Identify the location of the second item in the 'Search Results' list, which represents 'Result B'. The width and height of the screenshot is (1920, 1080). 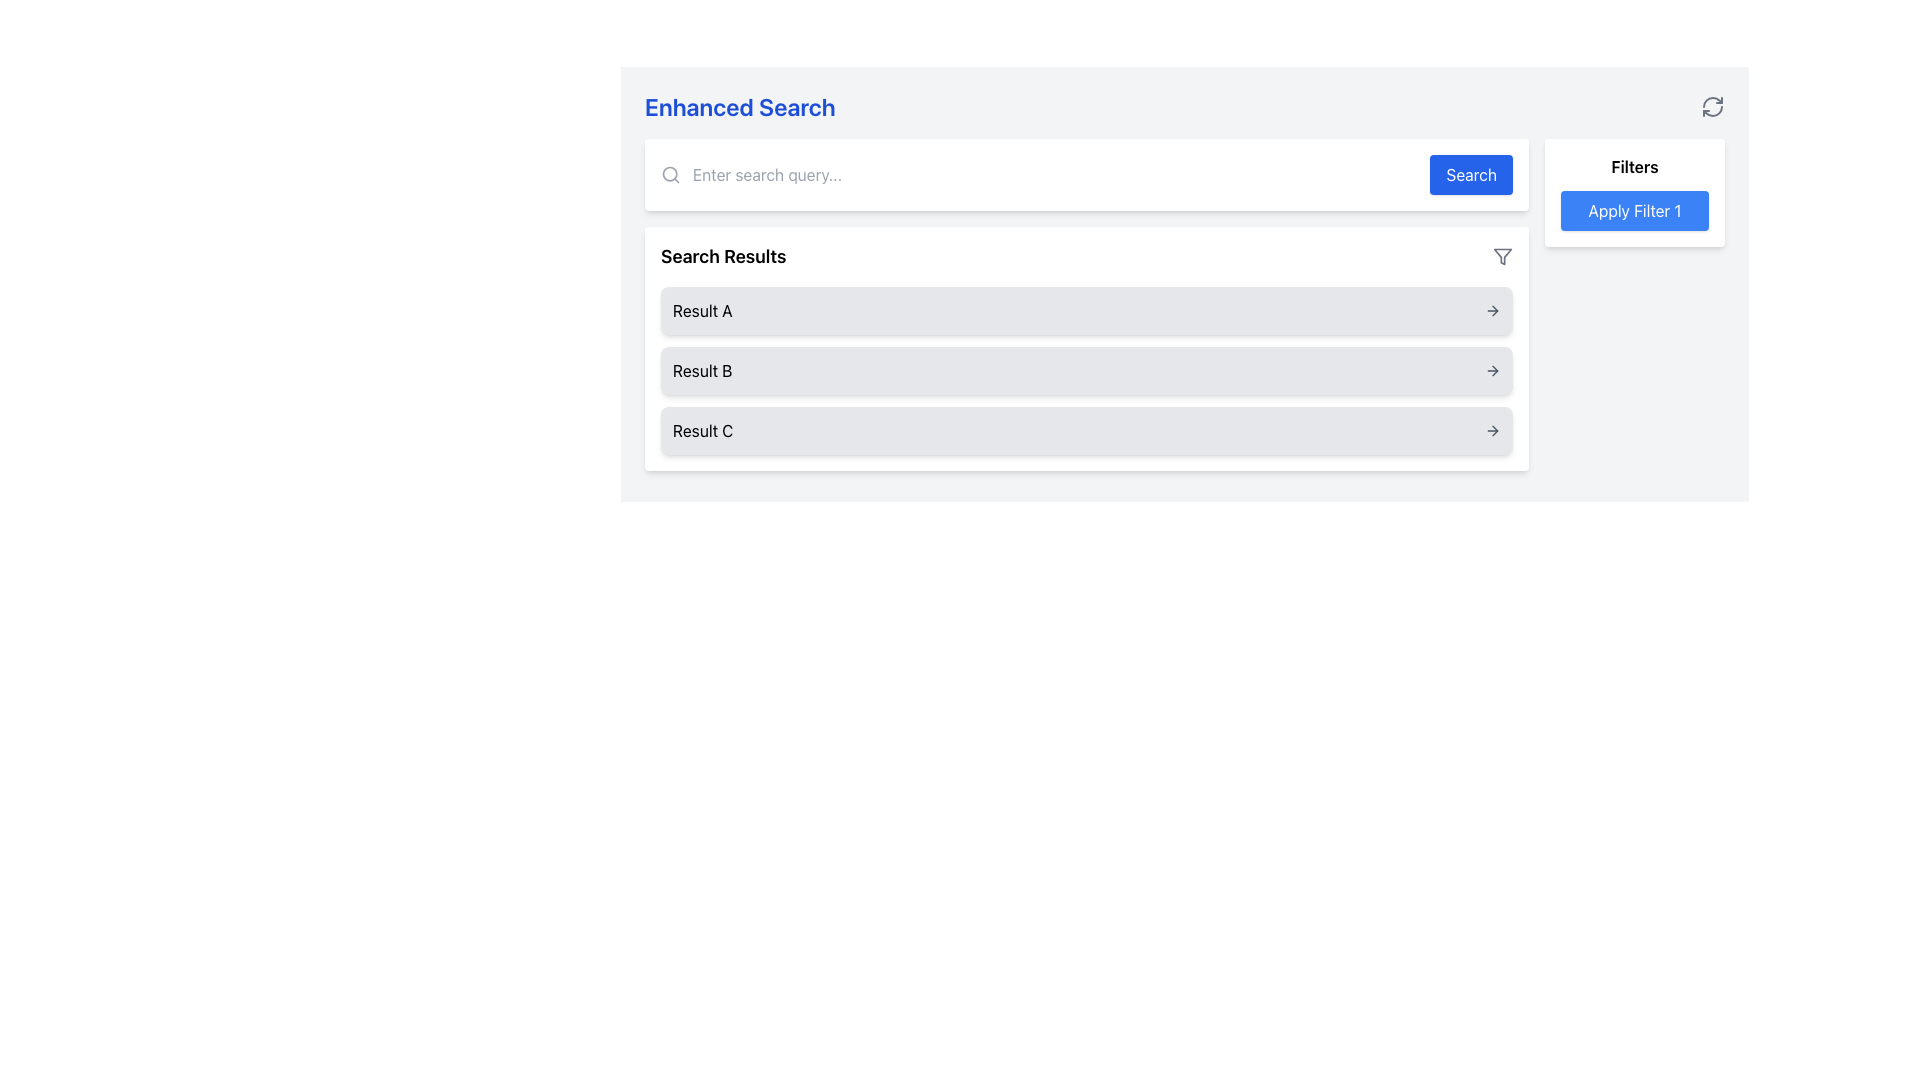
(1085, 370).